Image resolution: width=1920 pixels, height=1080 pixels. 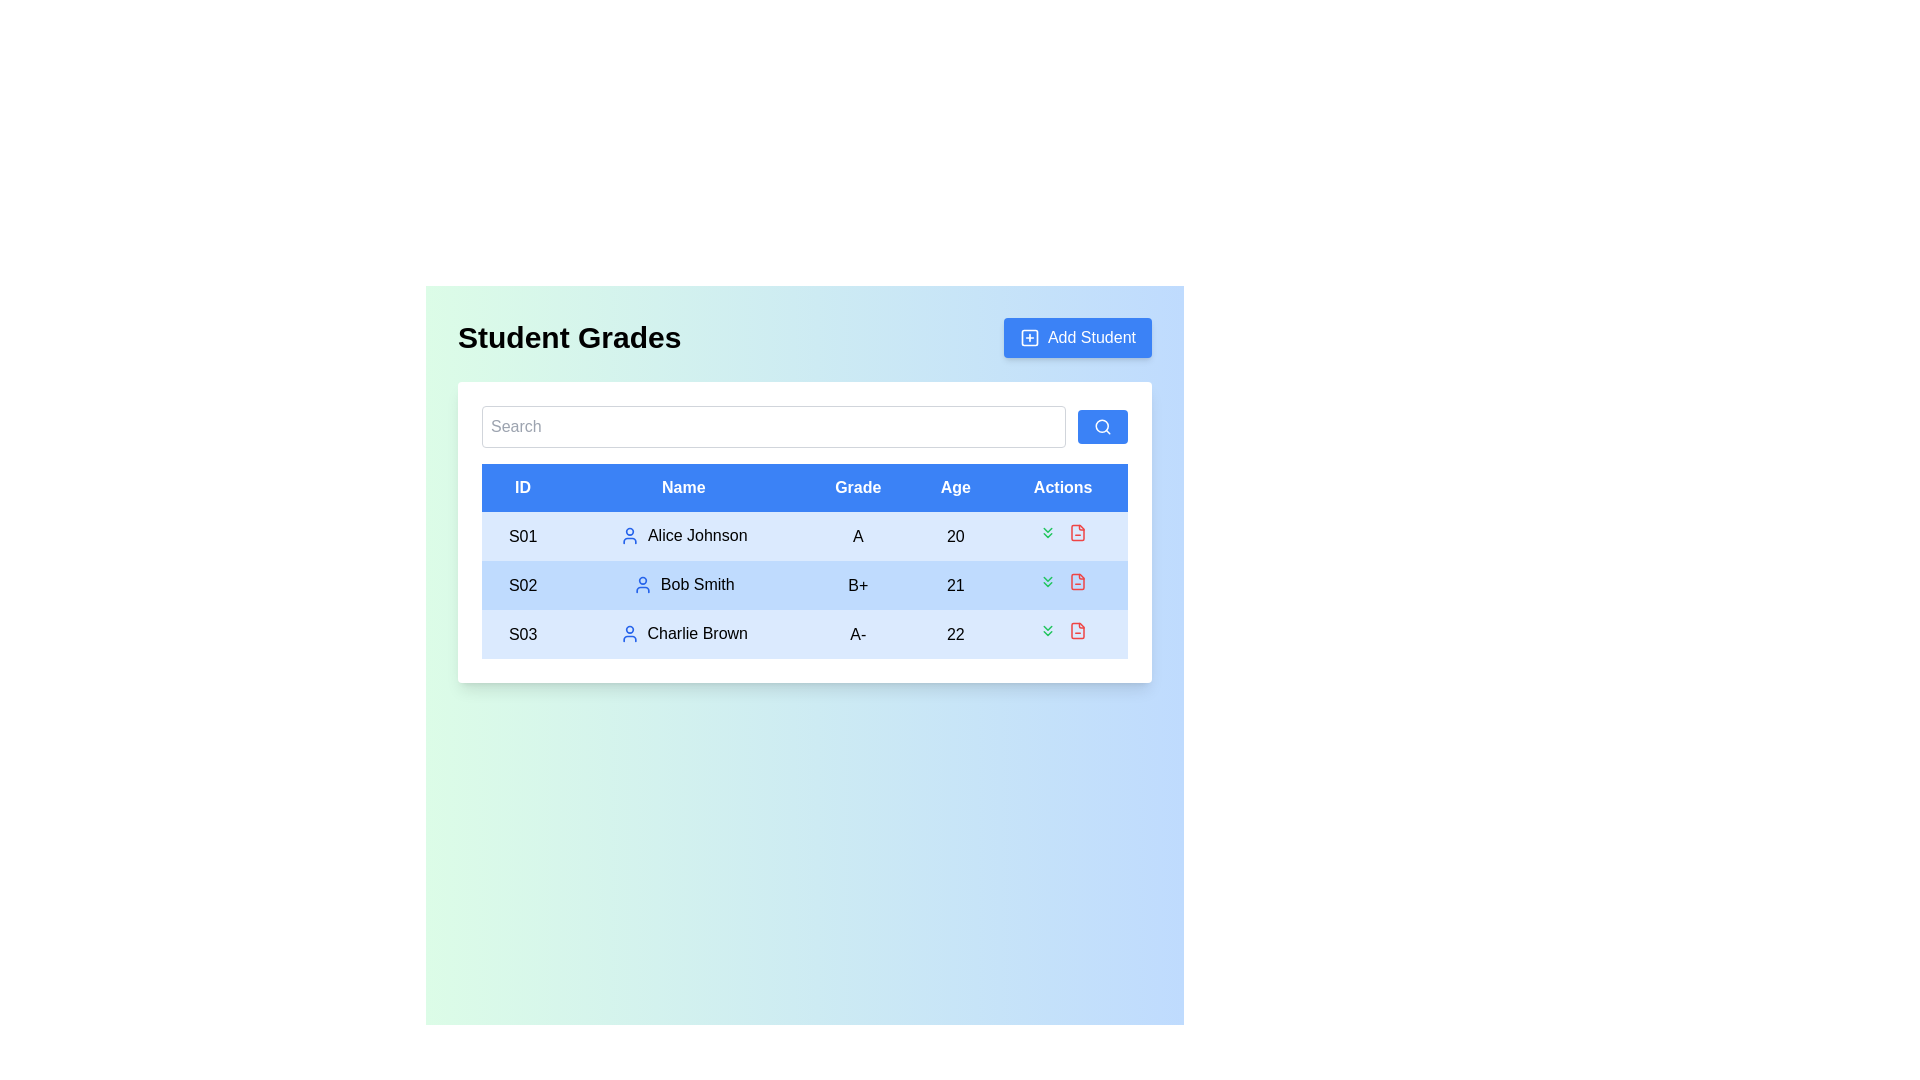 I want to click on the delete button in the 'Actions' column for 'Alice Johnson', so click(x=1077, y=531).